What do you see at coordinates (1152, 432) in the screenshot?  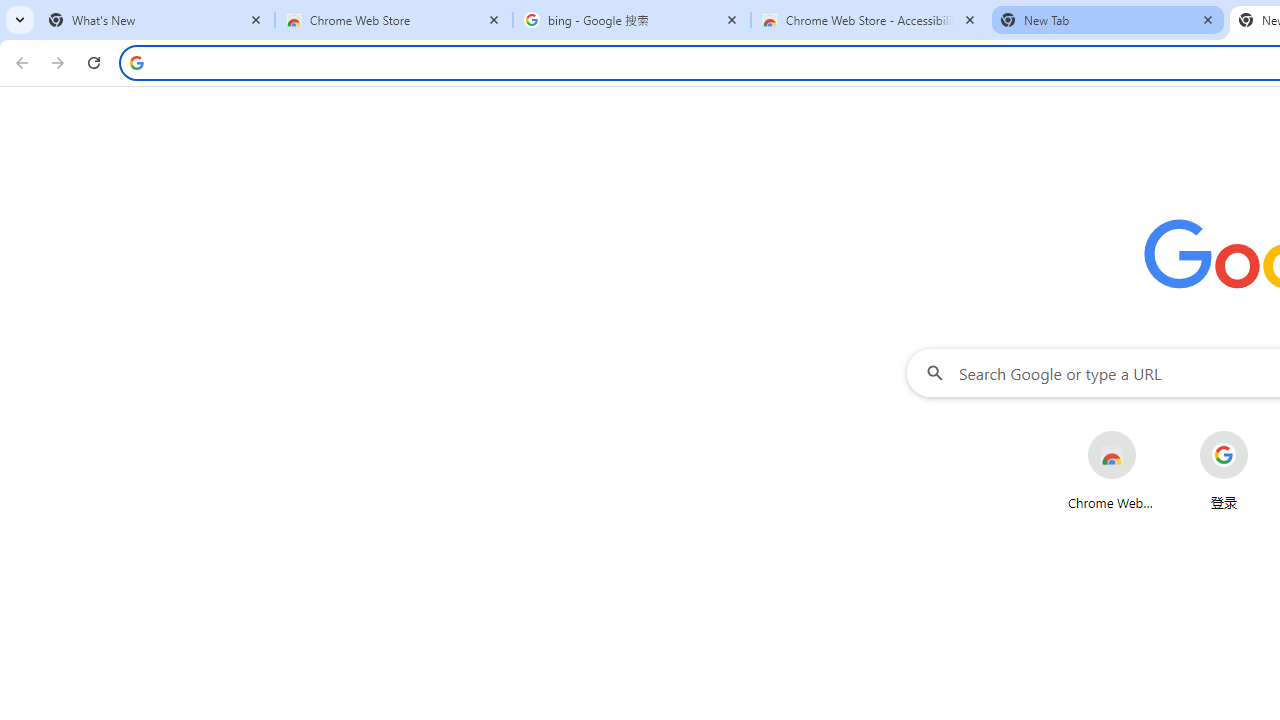 I see `'More actions for Chrome Web Store shortcut'` at bounding box center [1152, 432].